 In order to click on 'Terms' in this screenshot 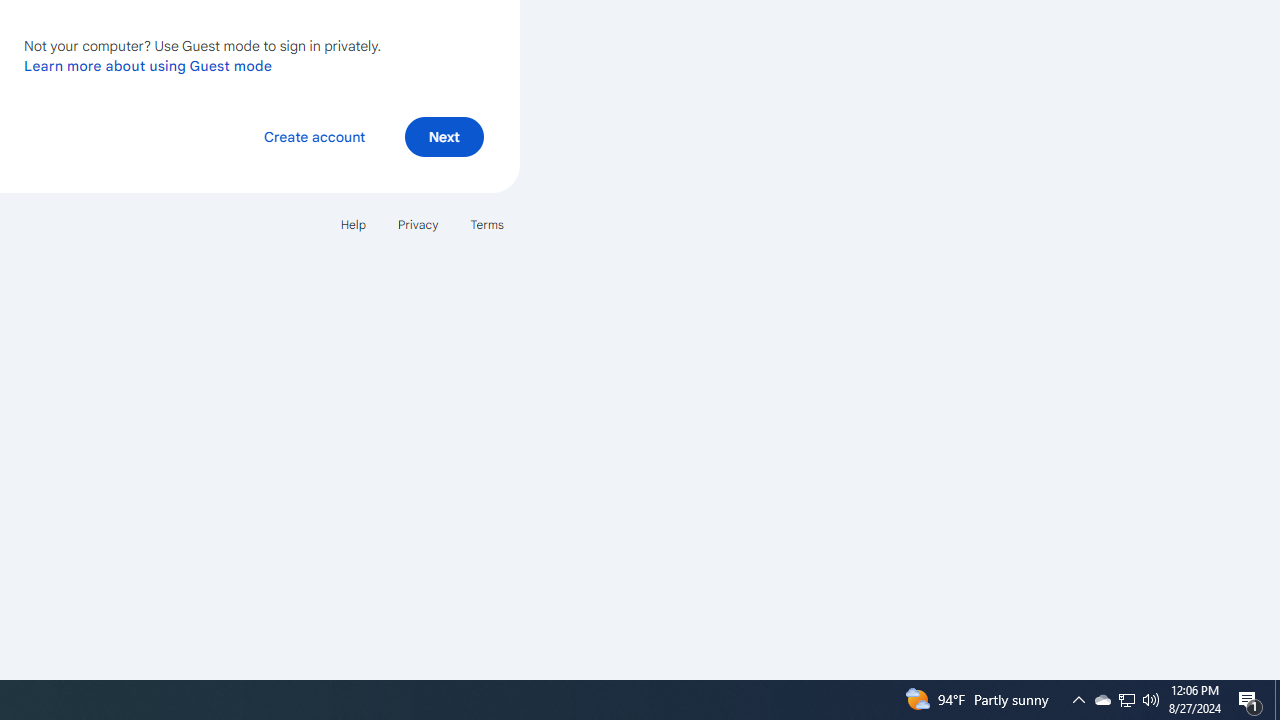, I will do `click(487, 224)`.